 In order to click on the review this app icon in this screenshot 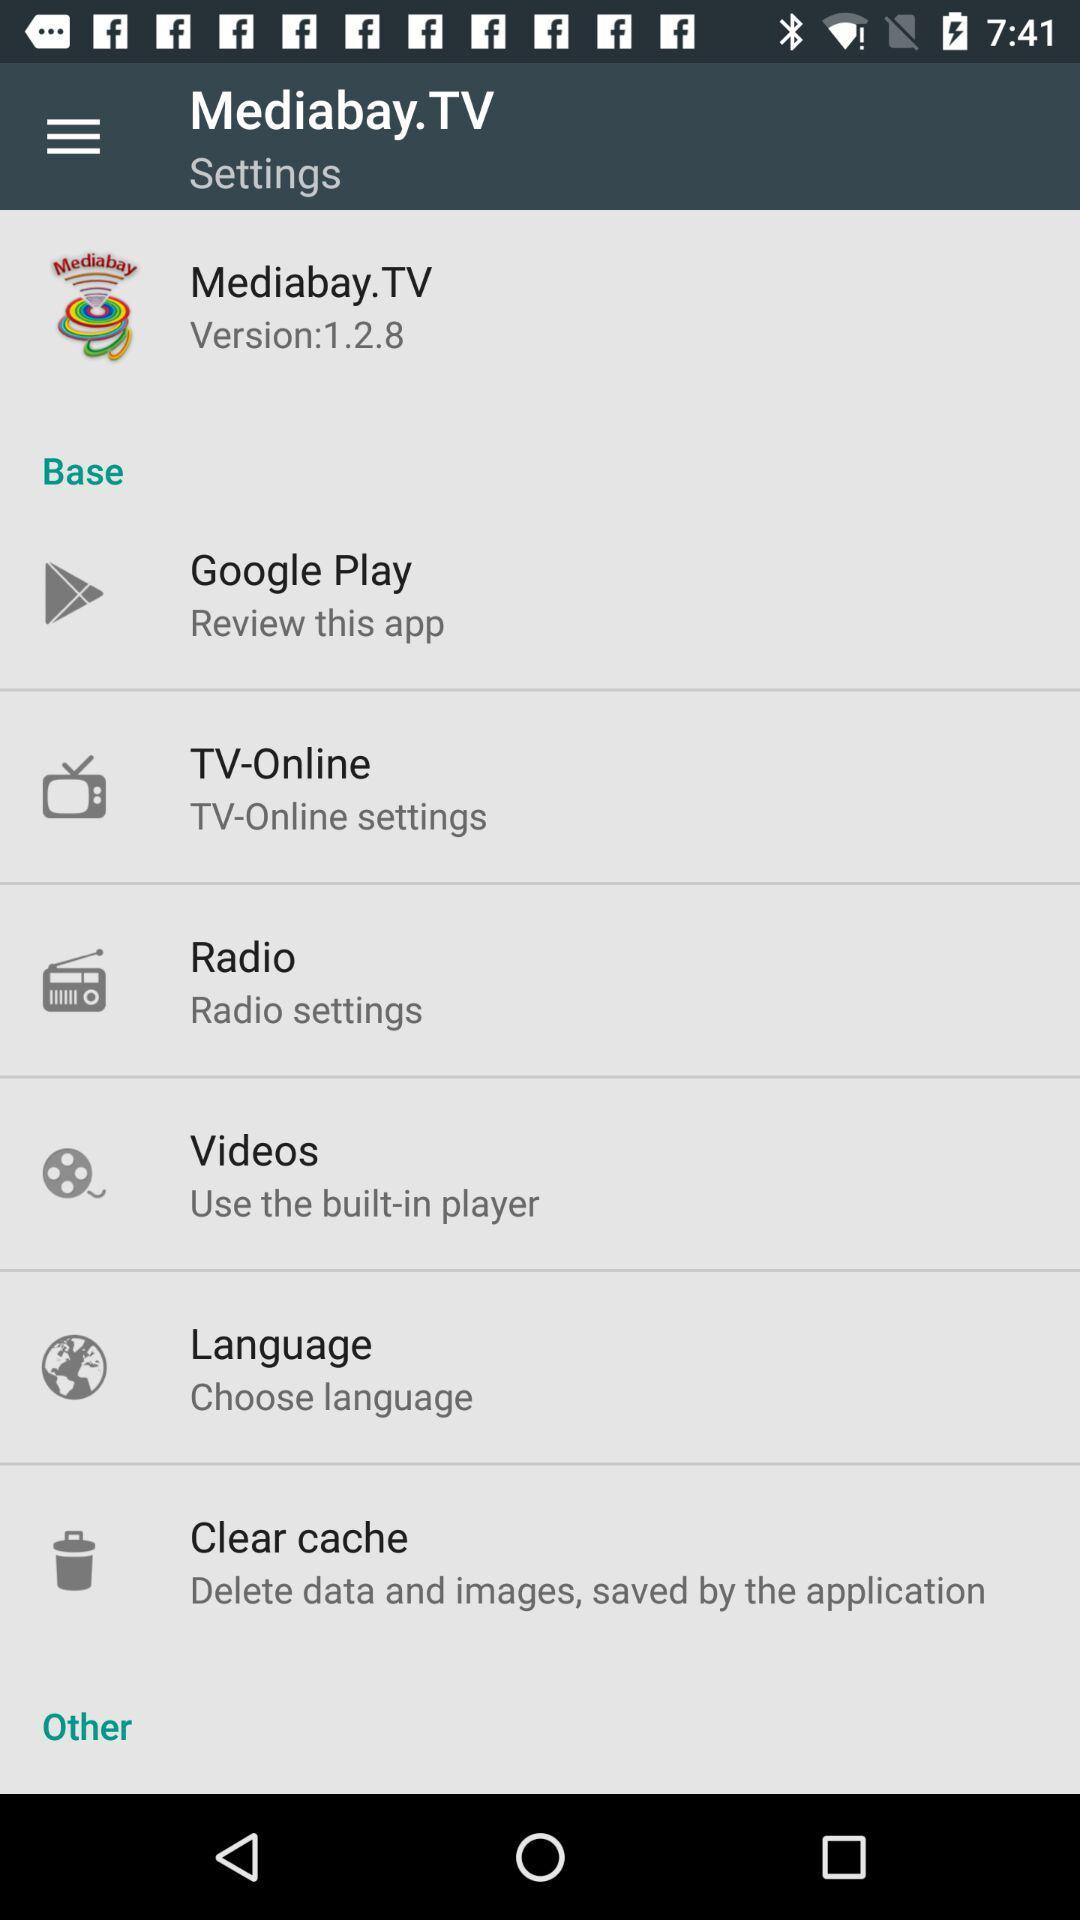, I will do `click(316, 620)`.